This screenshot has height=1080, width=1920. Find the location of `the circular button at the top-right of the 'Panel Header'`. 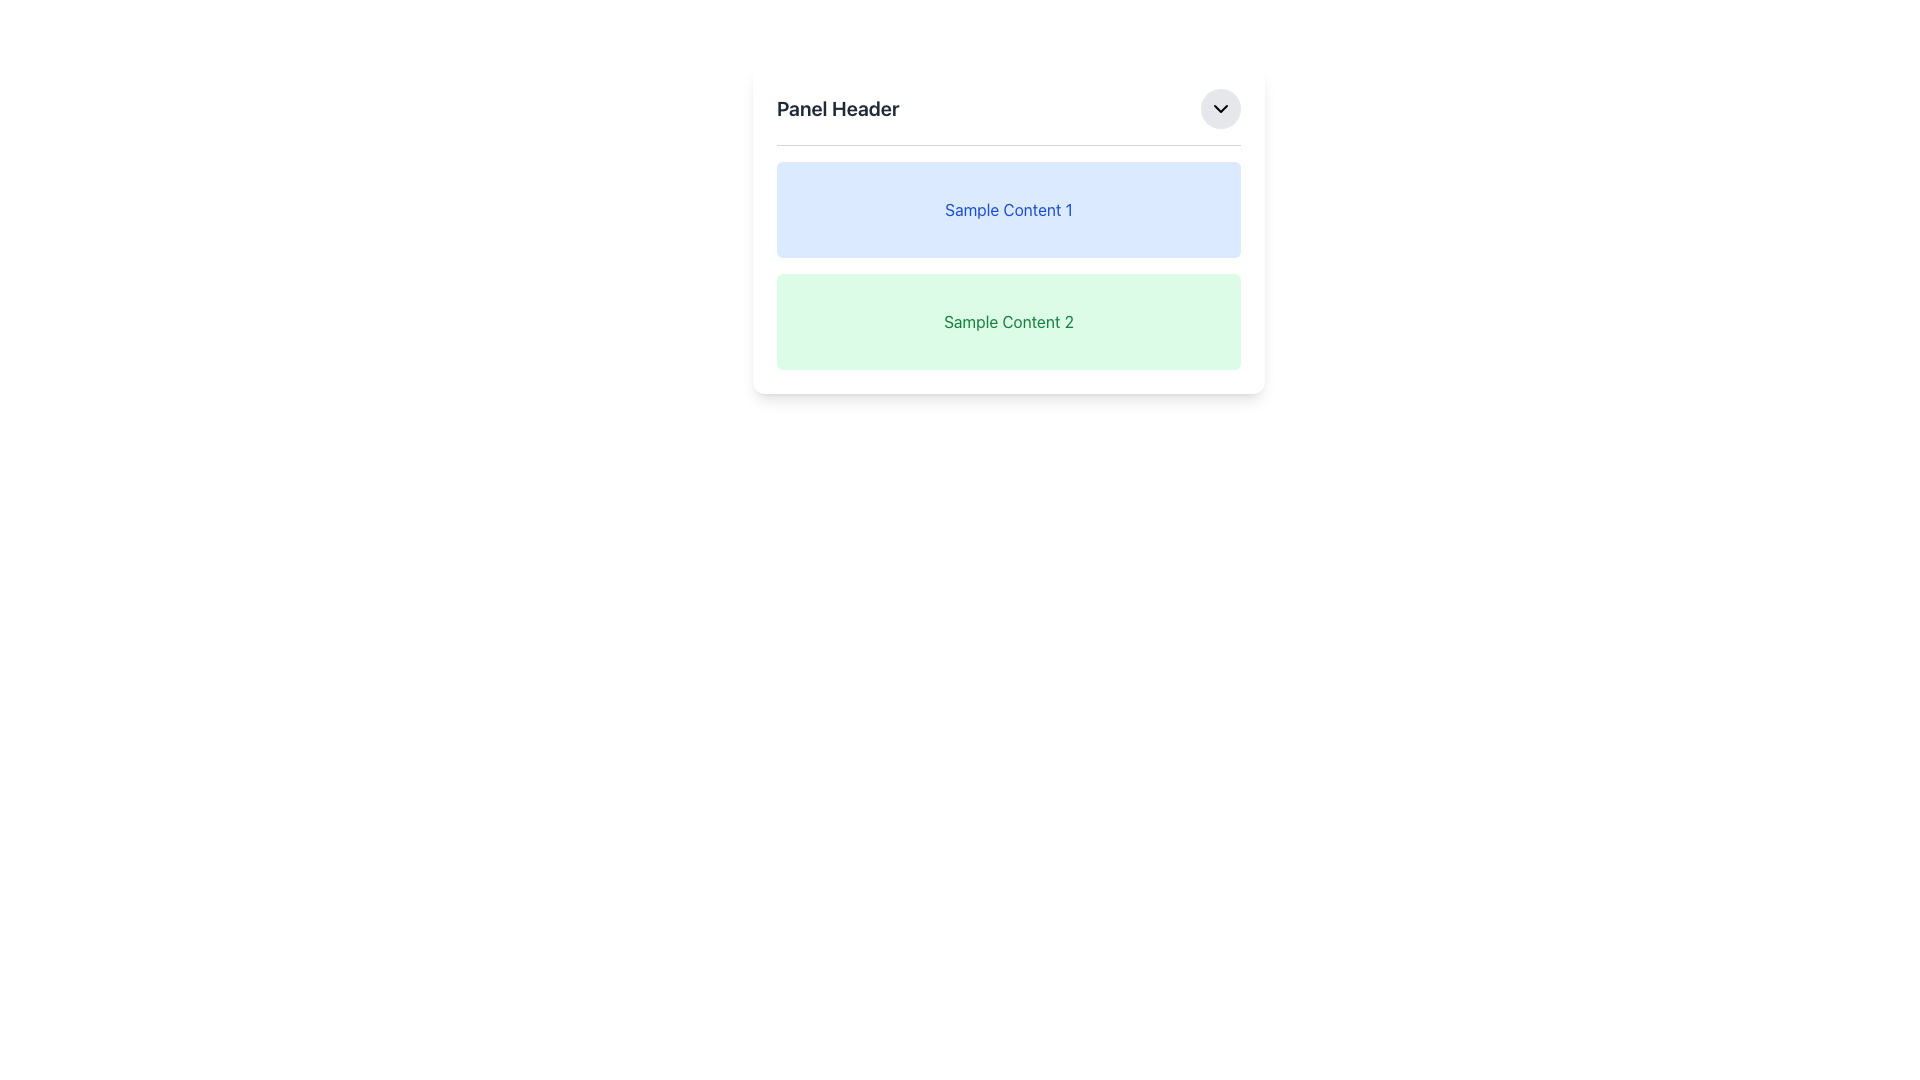

the circular button at the top-right of the 'Panel Header' is located at coordinates (1219, 108).